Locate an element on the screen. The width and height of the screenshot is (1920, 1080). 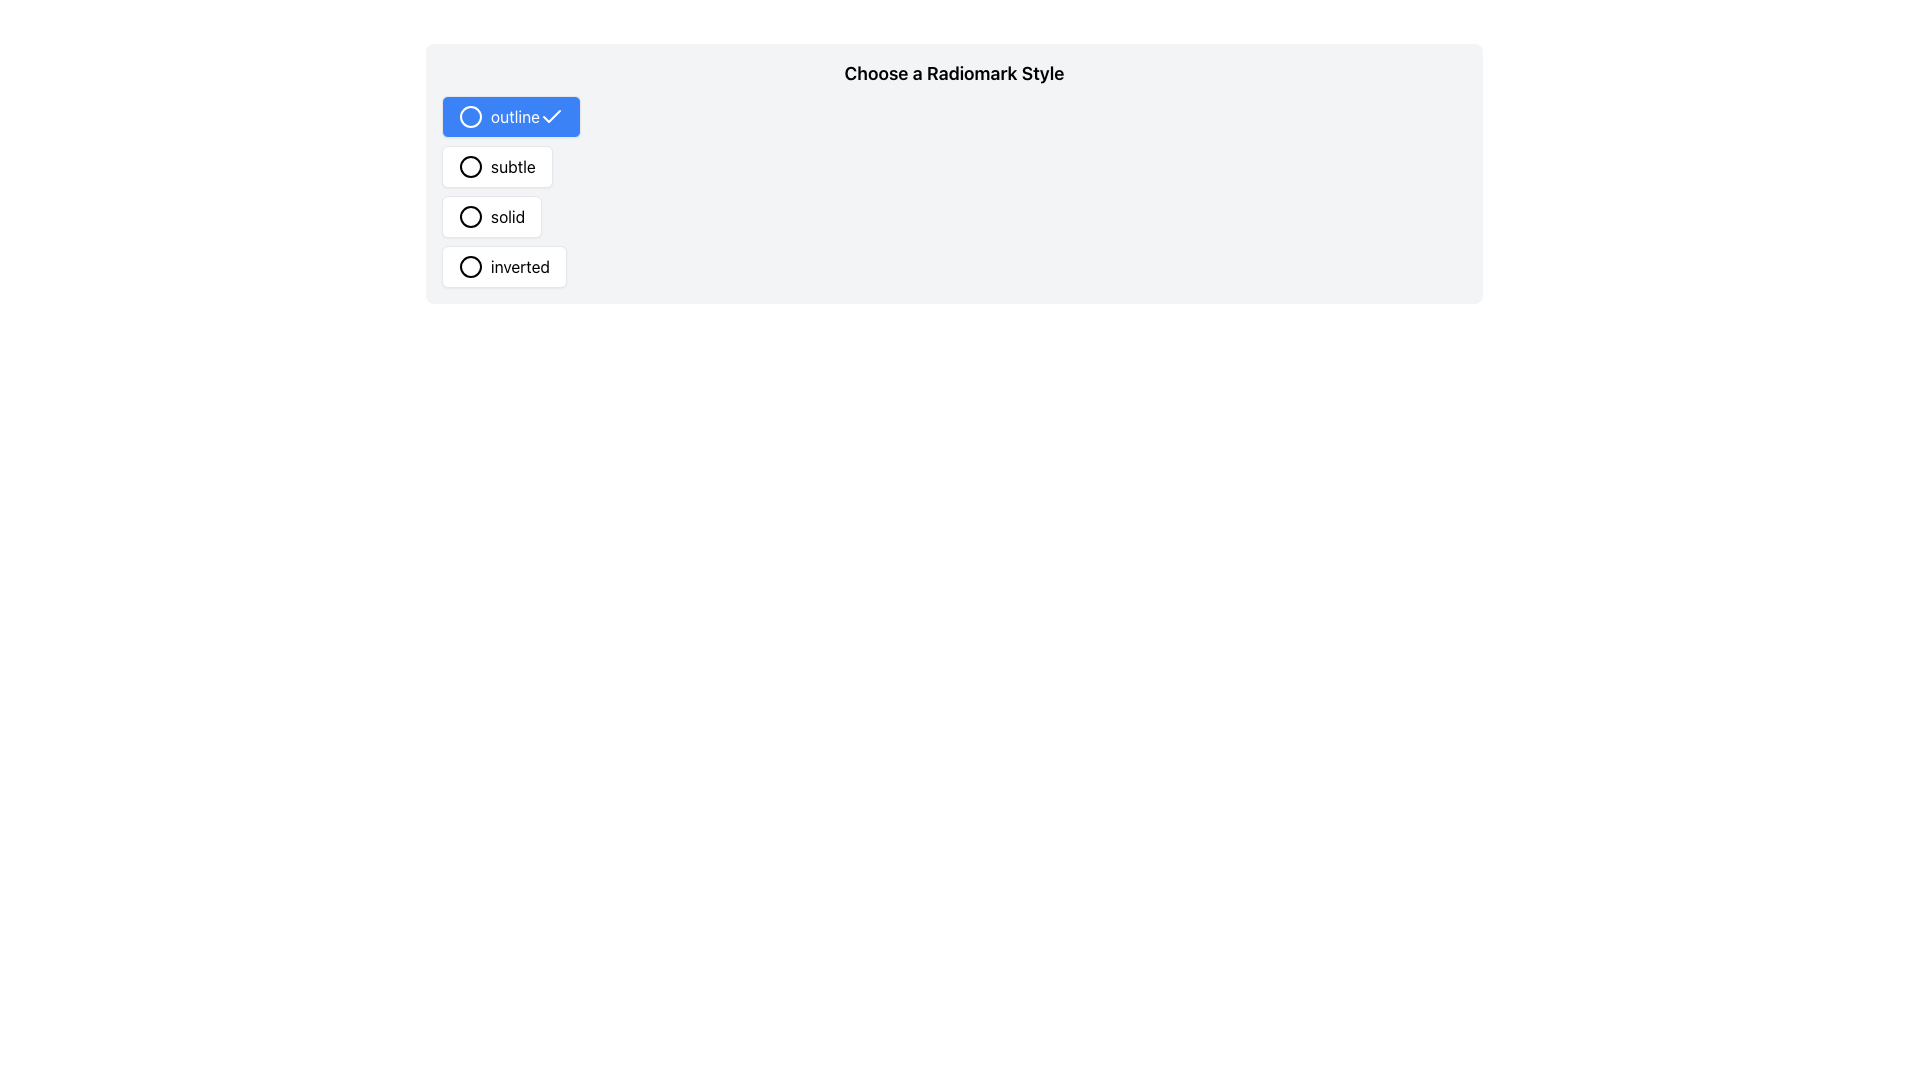
the first radio button option labeled under 'Choose a Radiomark Style' is located at coordinates (511, 116).